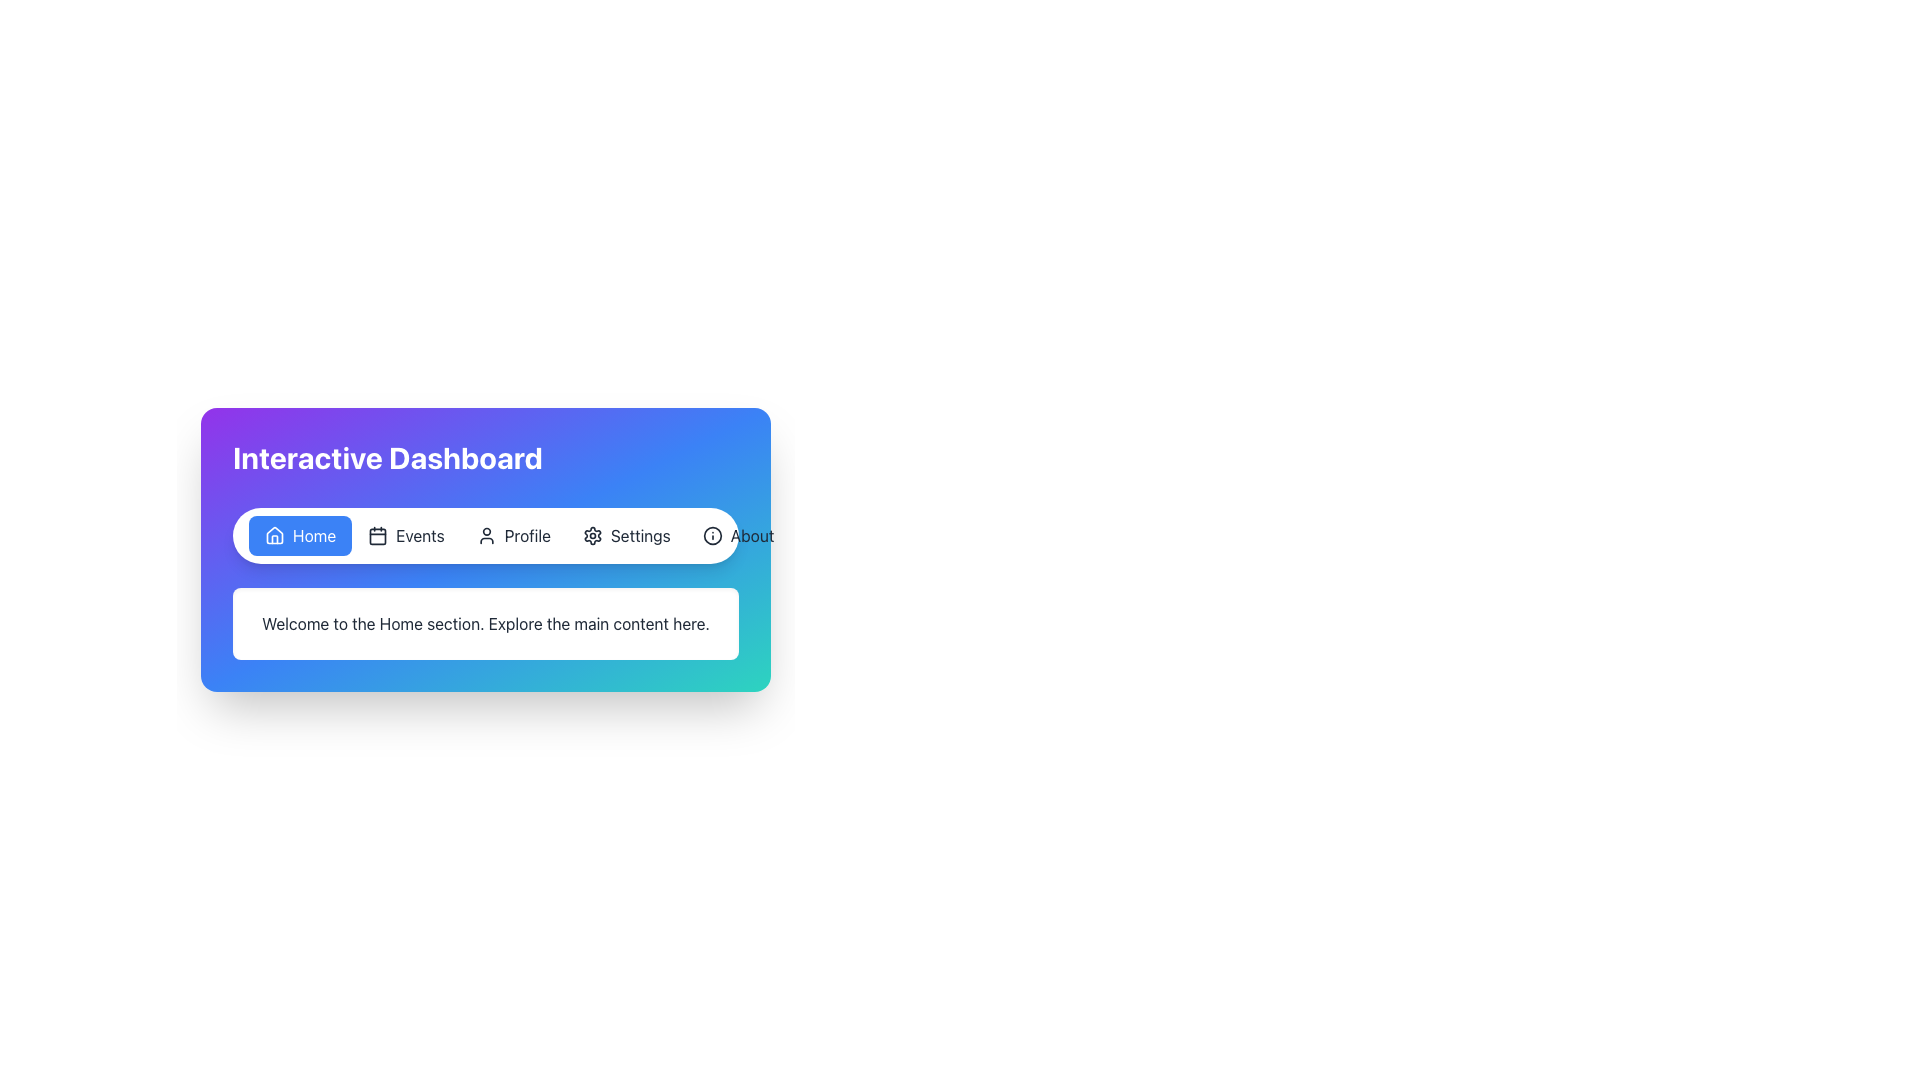 This screenshot has width=1920, height=1080. Describe the element at coordinates (737, 535) in the screenshot. I see `the 'About' button, which is a rounded rectangular button with a black information icon and text, located in the rightmost position of the navigation bar` at that location.